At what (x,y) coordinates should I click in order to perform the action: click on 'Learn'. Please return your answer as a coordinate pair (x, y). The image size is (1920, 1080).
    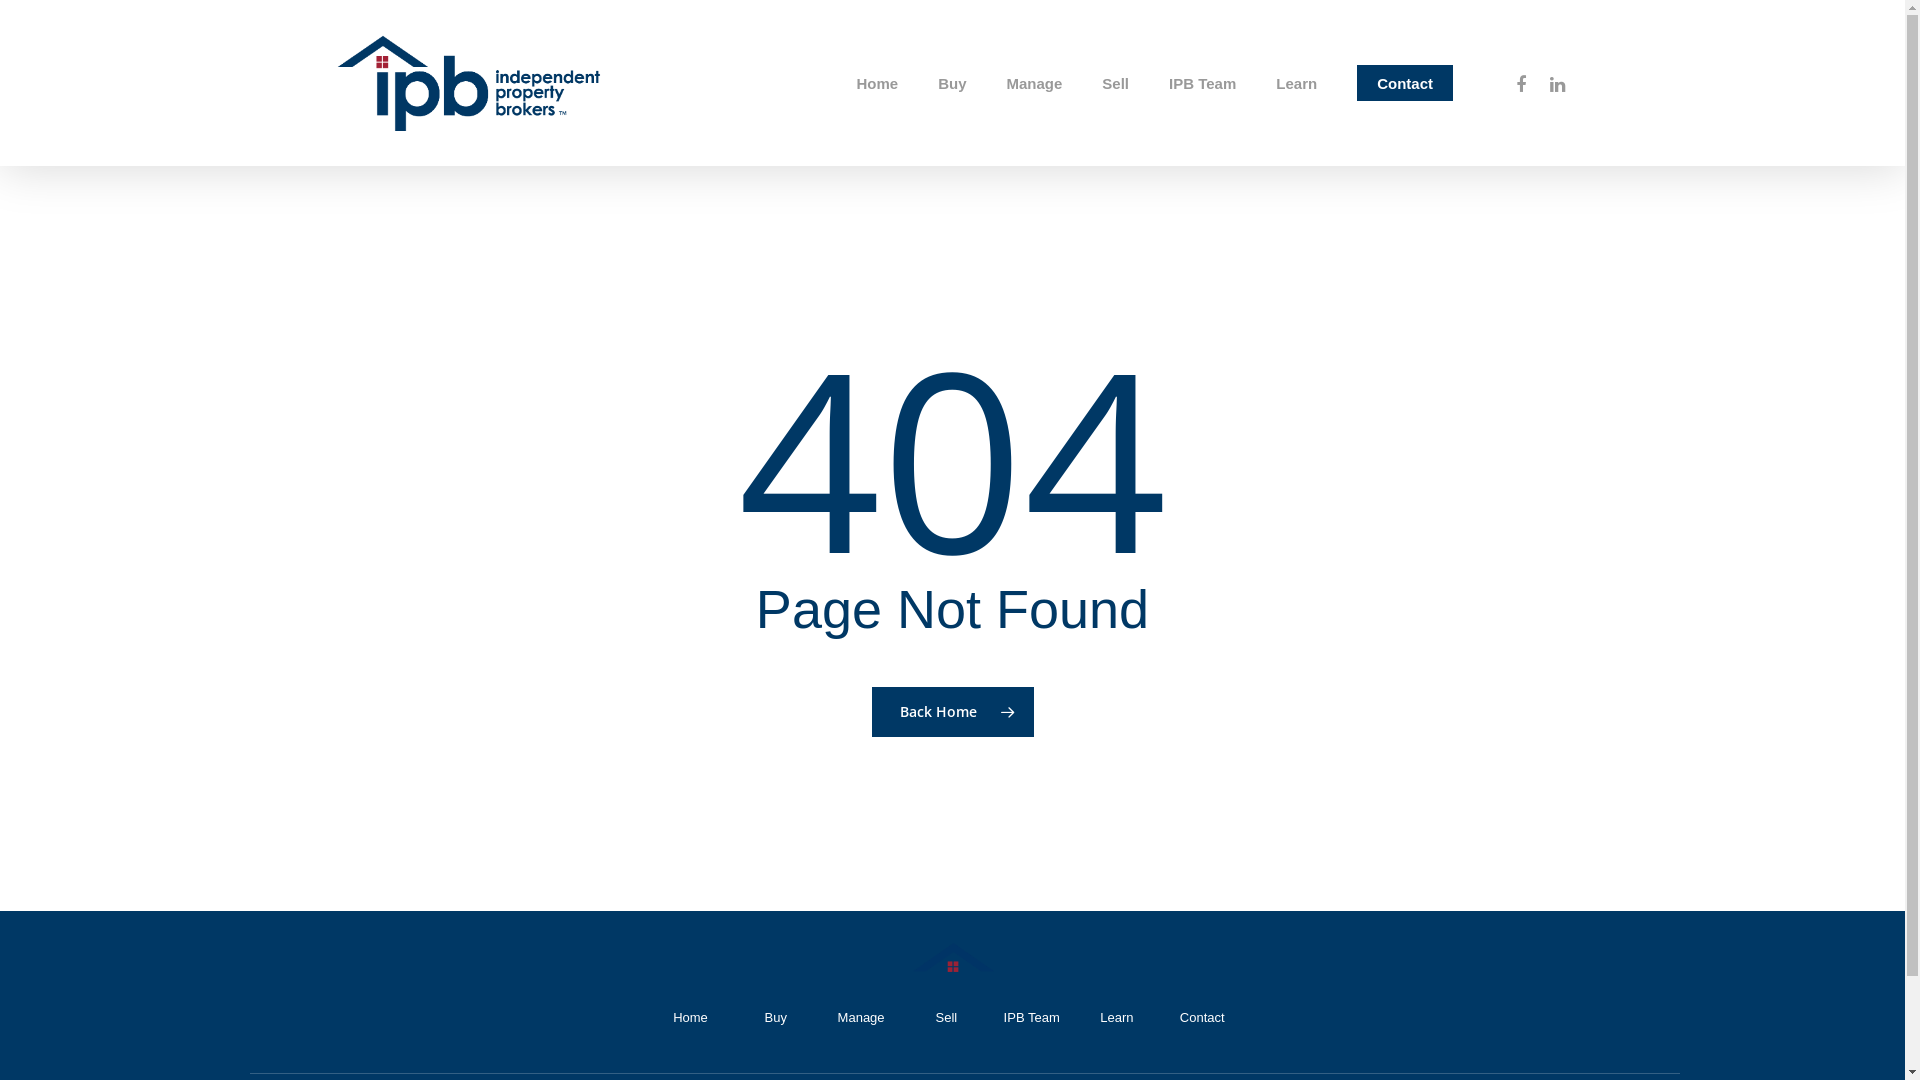
    Looking at the image, I should click on (1115, 1017).